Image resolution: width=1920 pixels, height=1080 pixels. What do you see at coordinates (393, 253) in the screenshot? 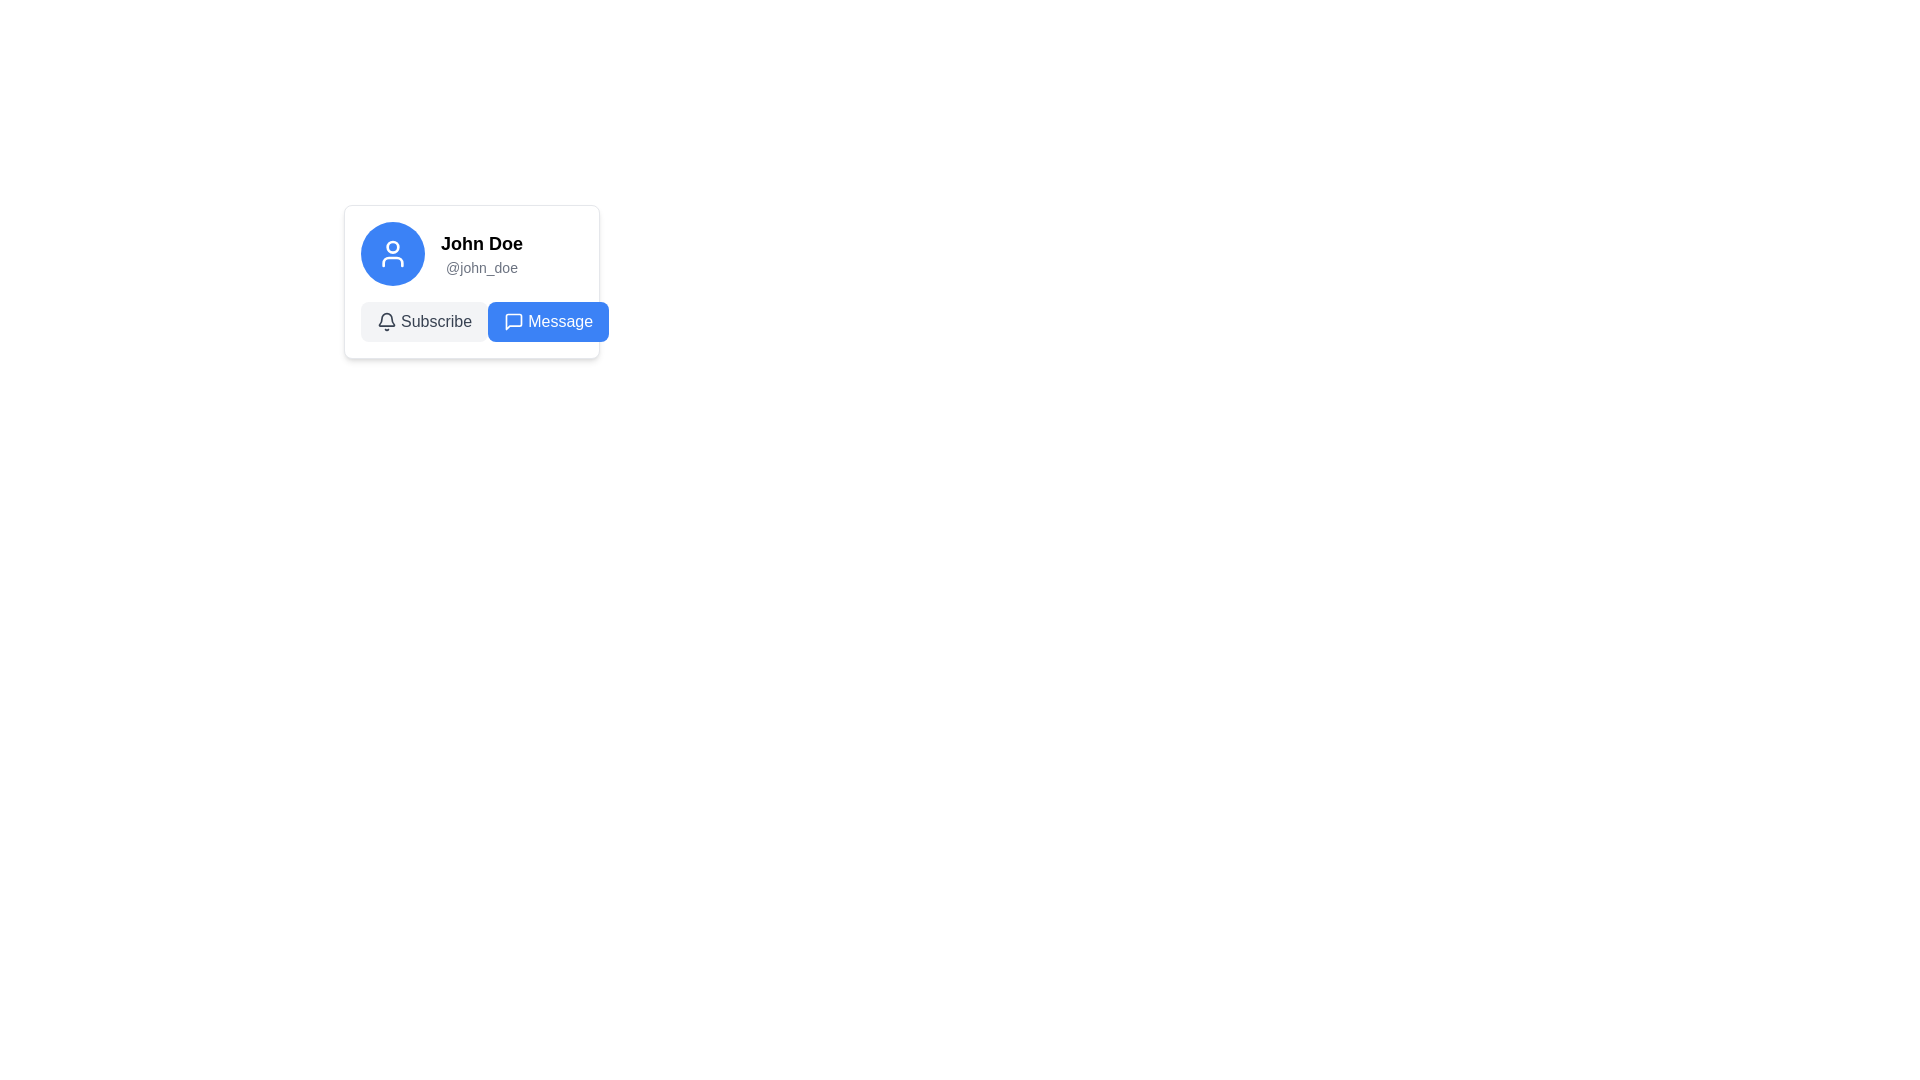
I see `the user profile icon located at the top-left corner of the card interface` at bounding box center [393, 253].